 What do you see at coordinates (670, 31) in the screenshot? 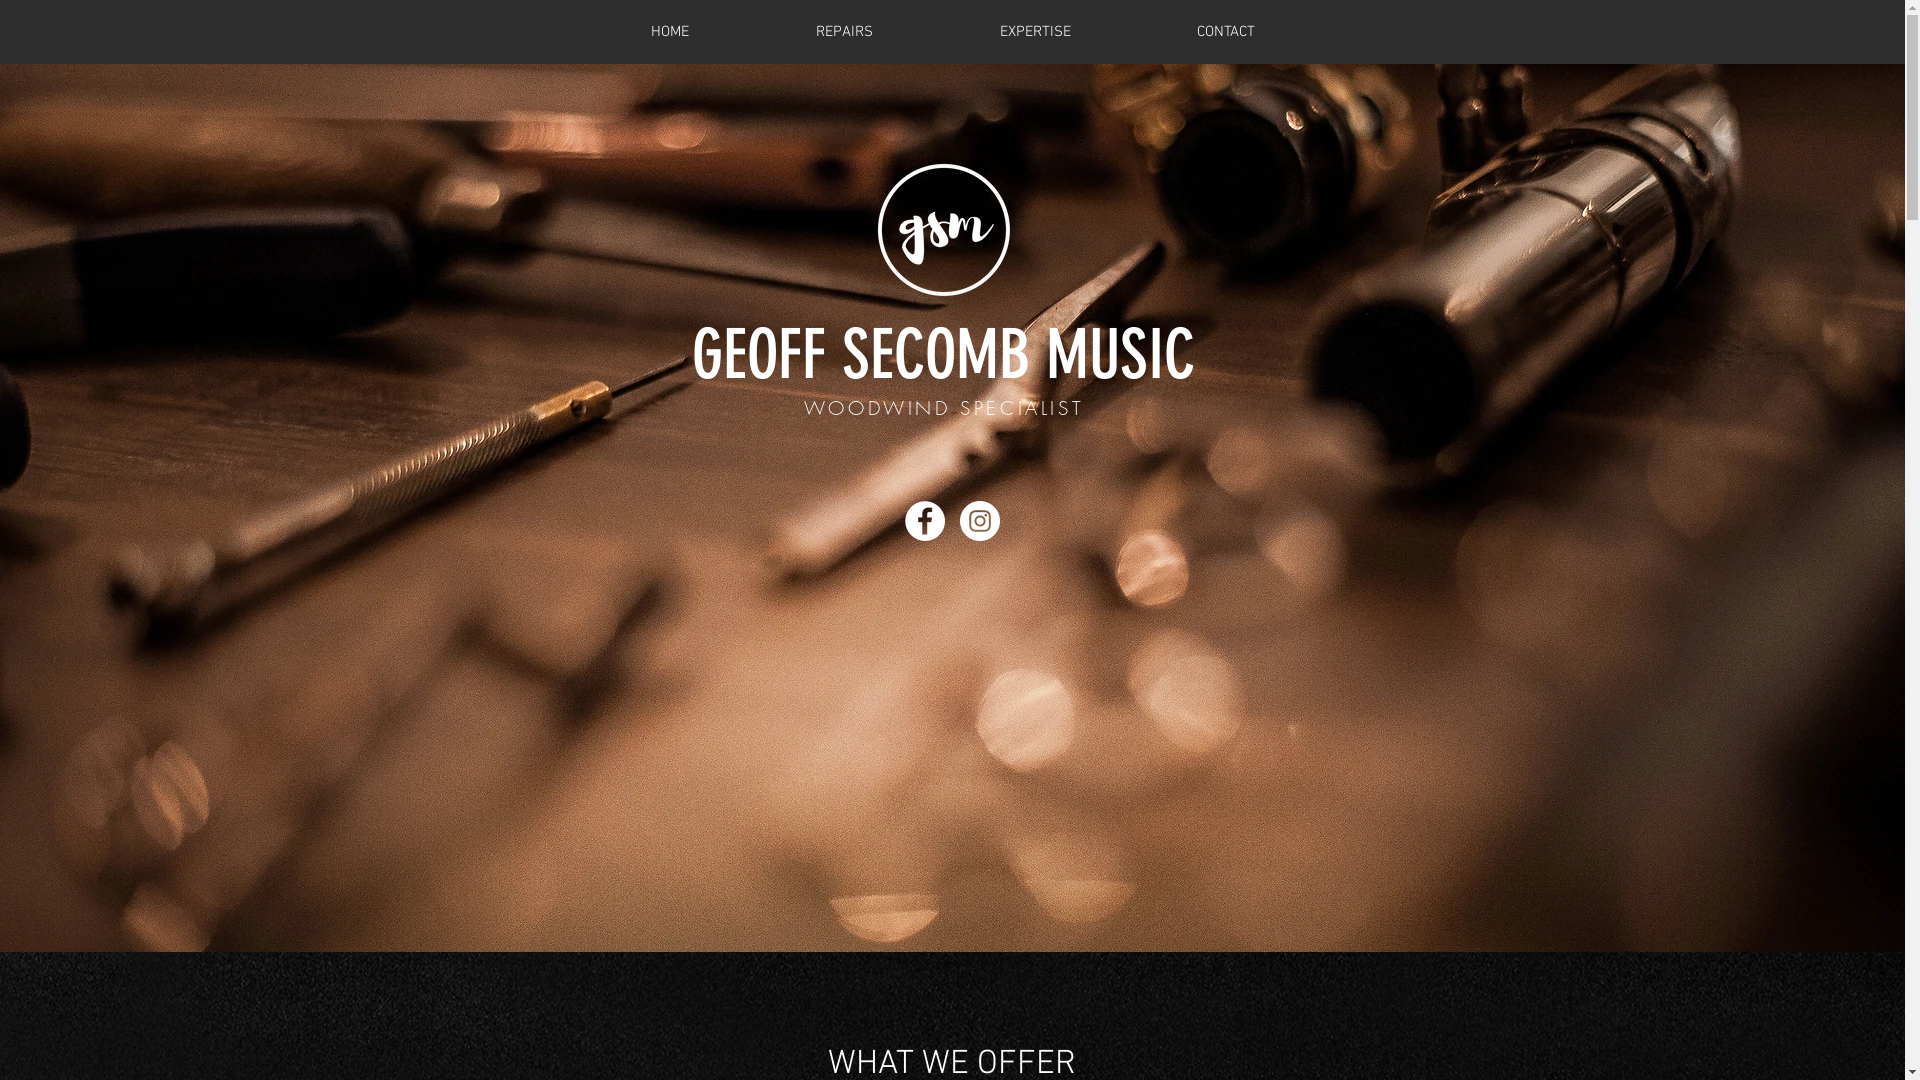
I see `'HOME'` at bounding box center [670, 31].